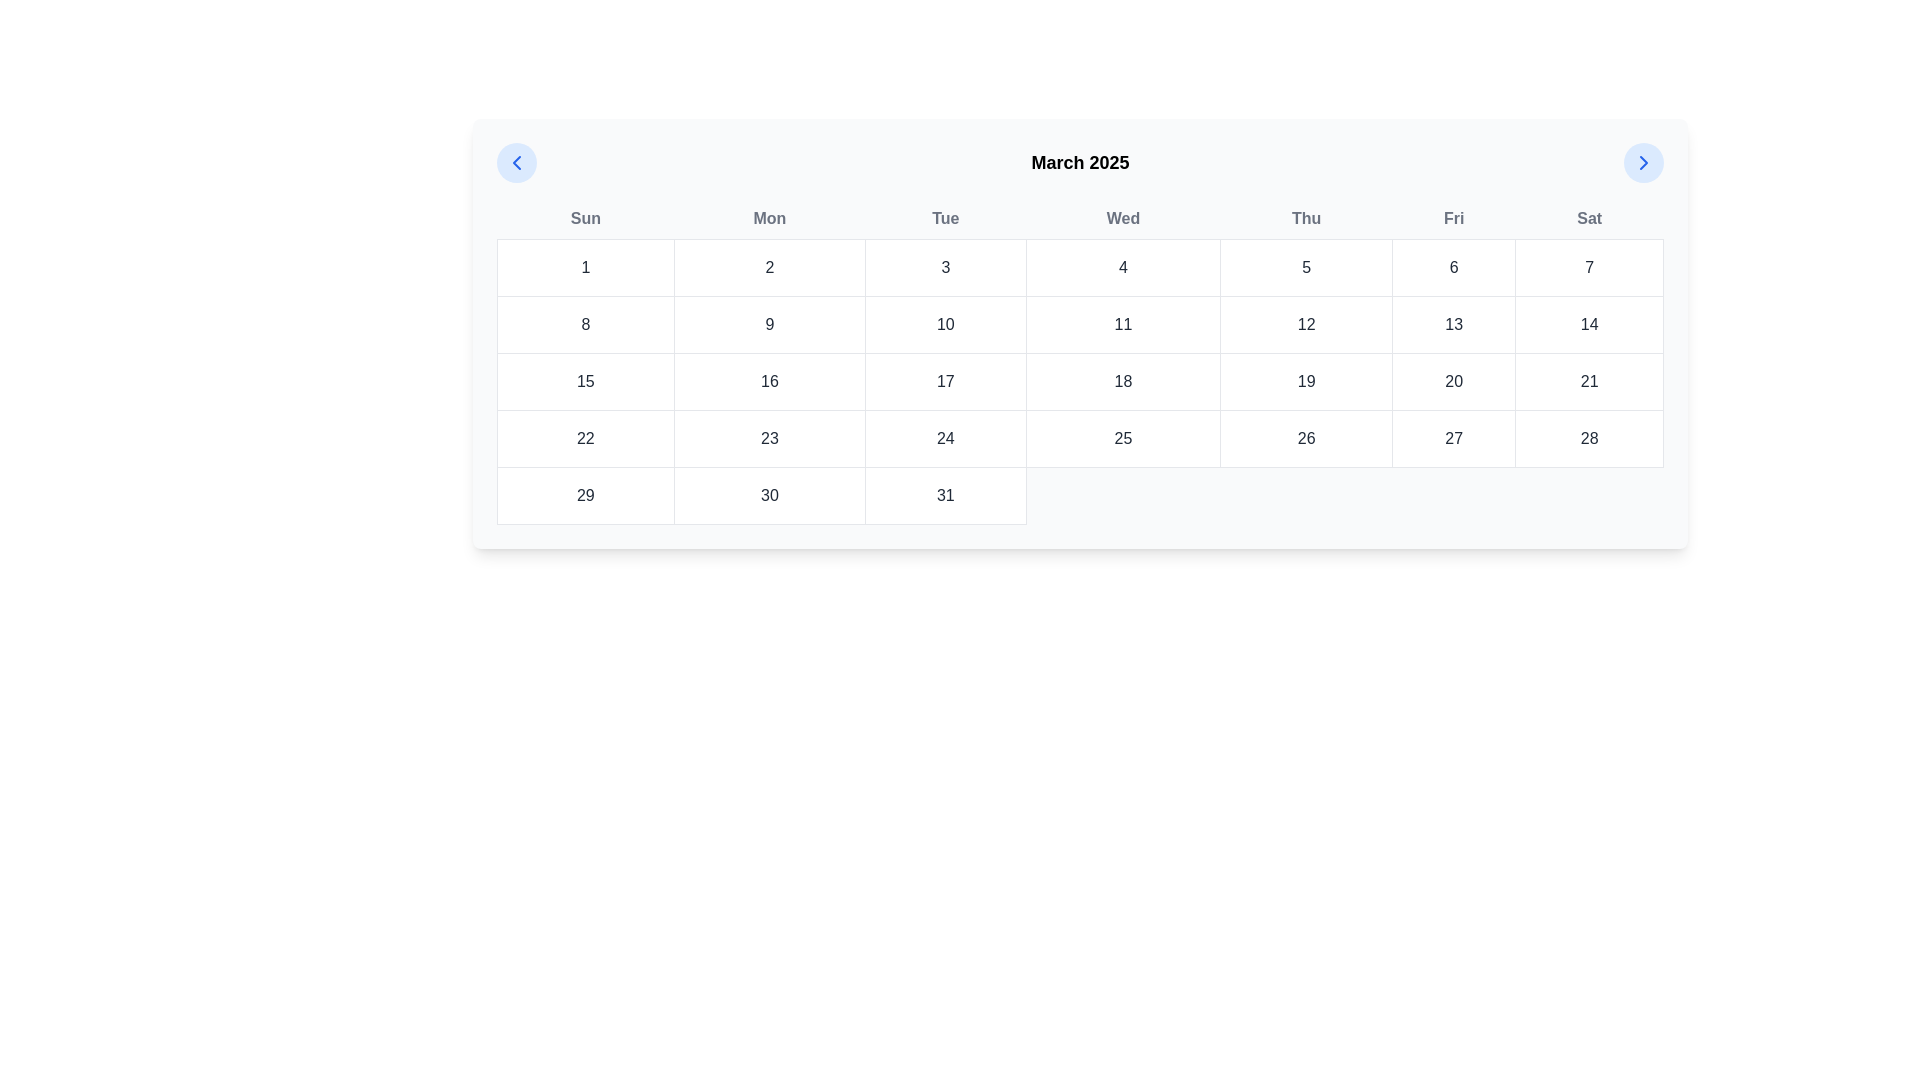 The width and height of the screenshot is (1920, 1080). Describe the element at coordinates (944, 438) in the screenshot. I see `the calendar cell containing the text '24' to change the background color to blue` at that location.